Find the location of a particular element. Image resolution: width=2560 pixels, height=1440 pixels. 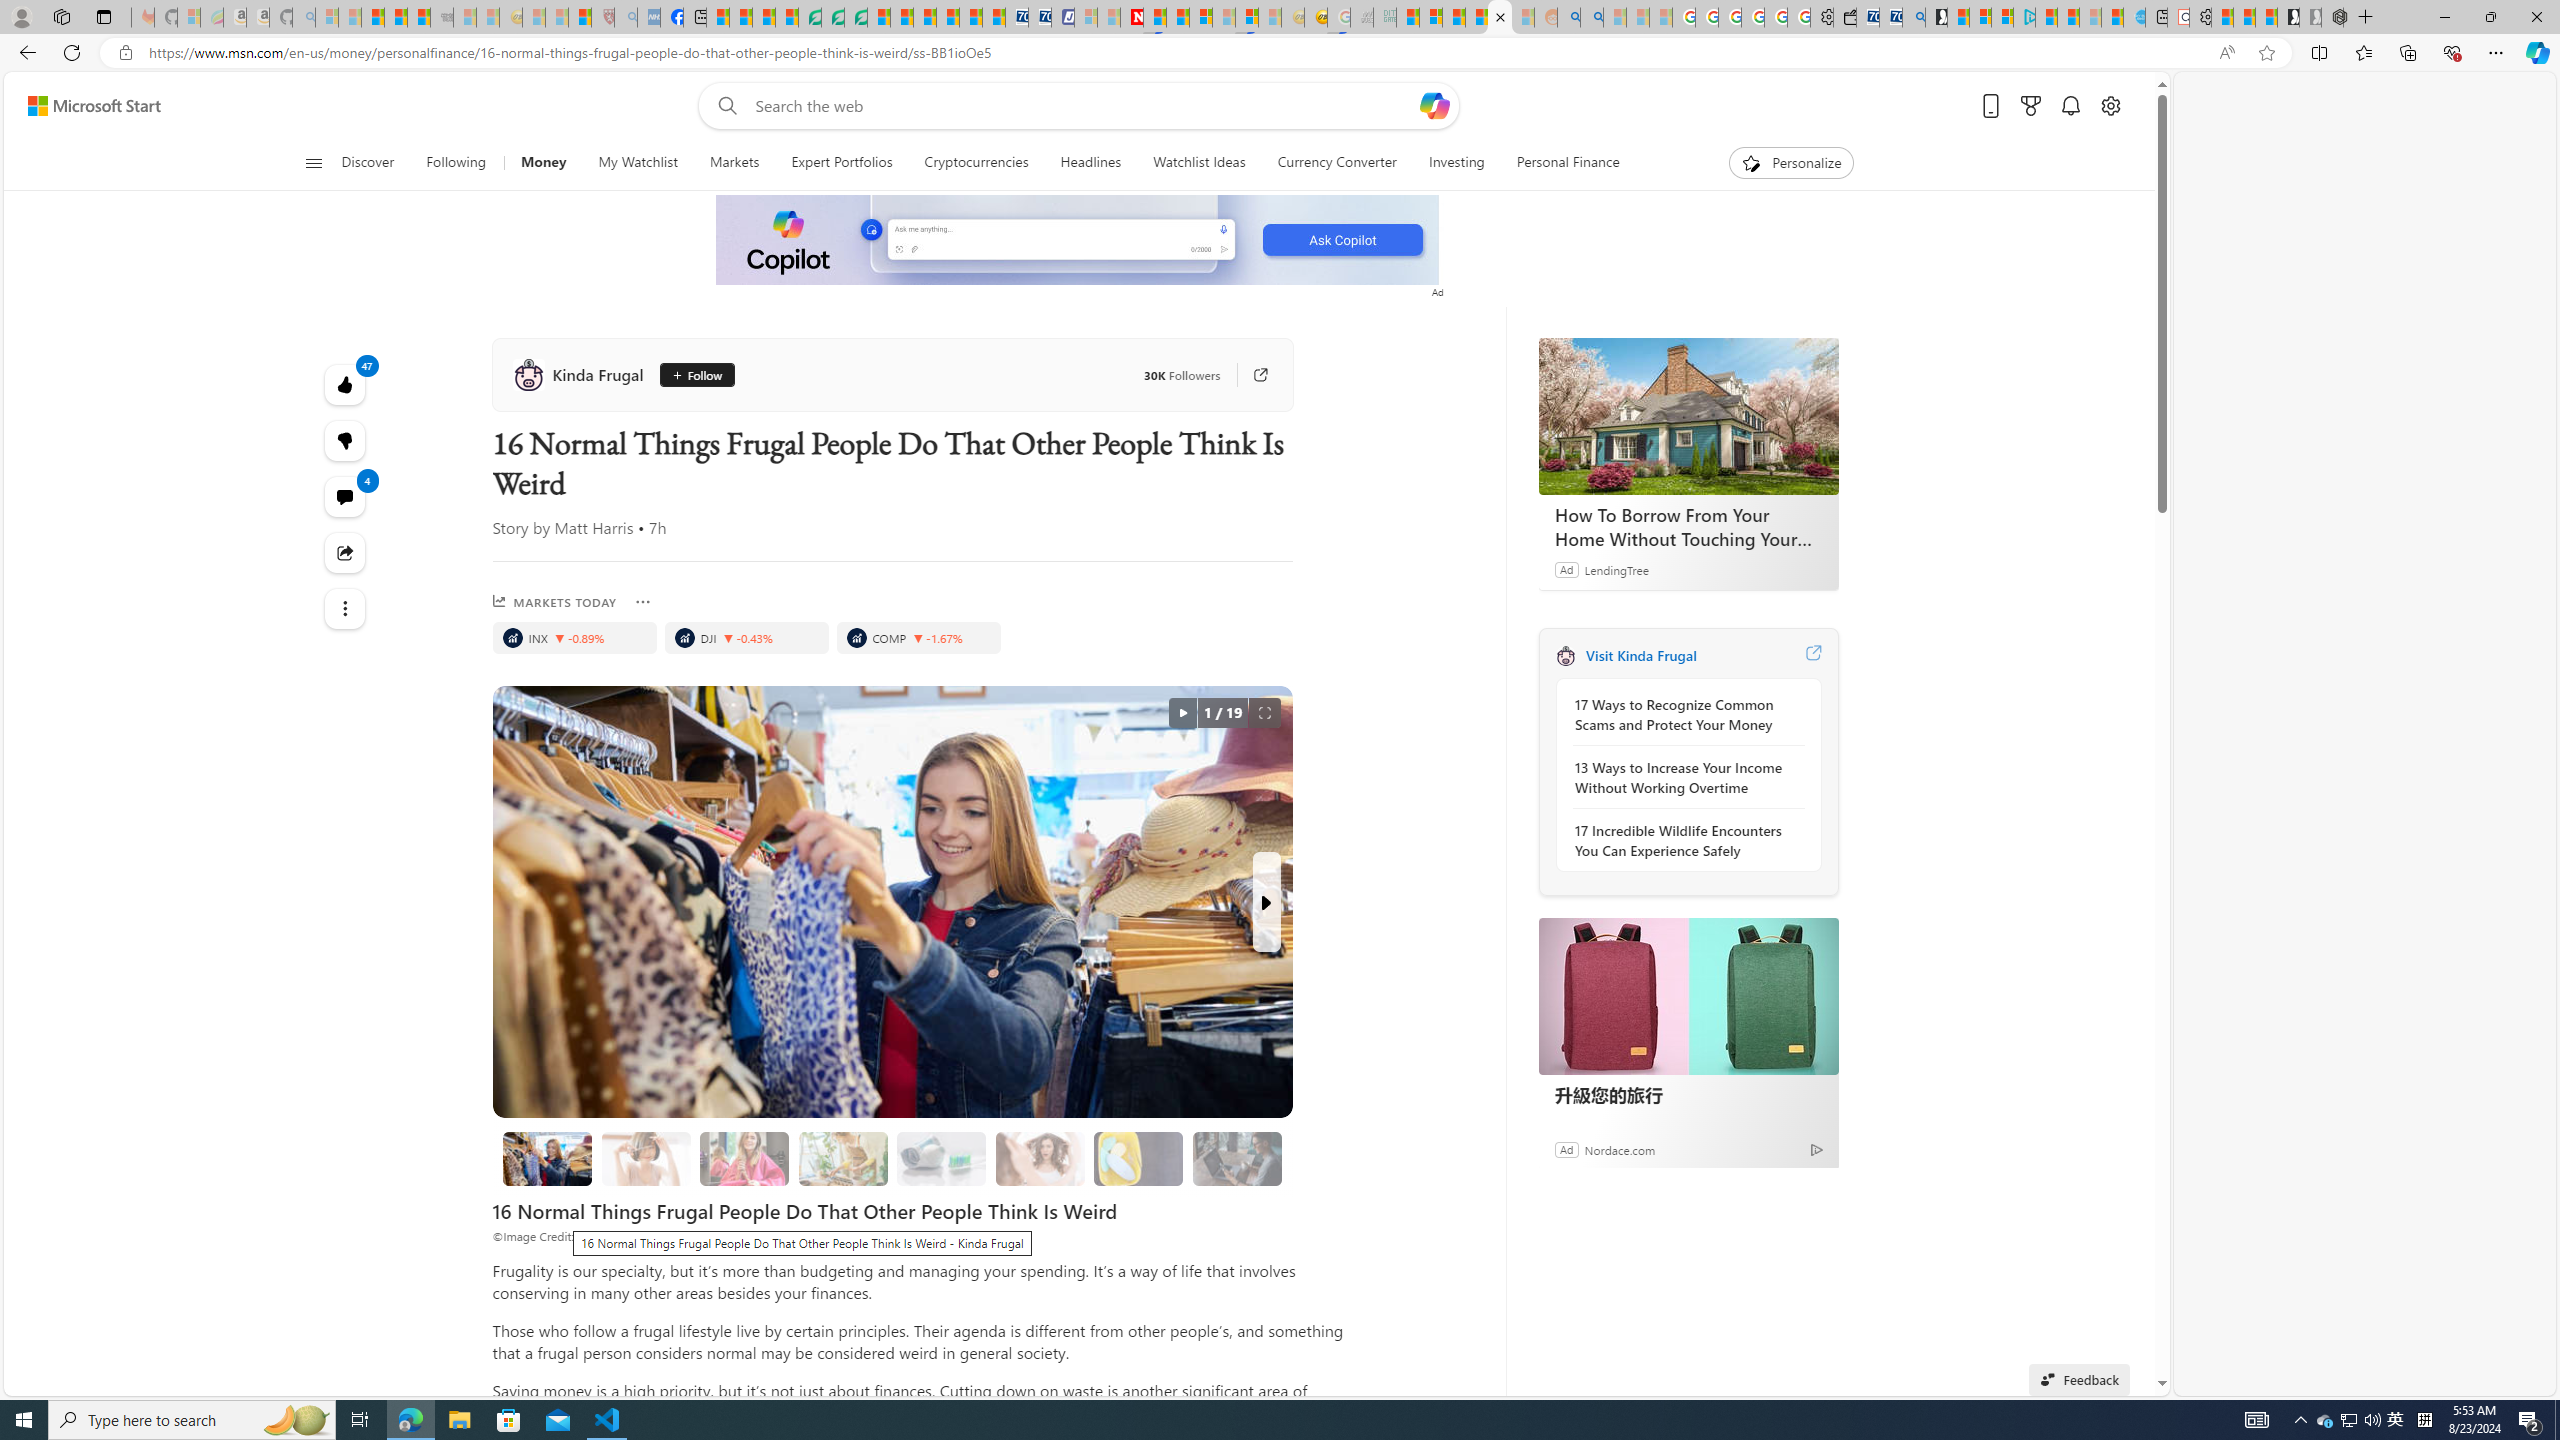

'Headlines' is located at coordinates (1091, 162).